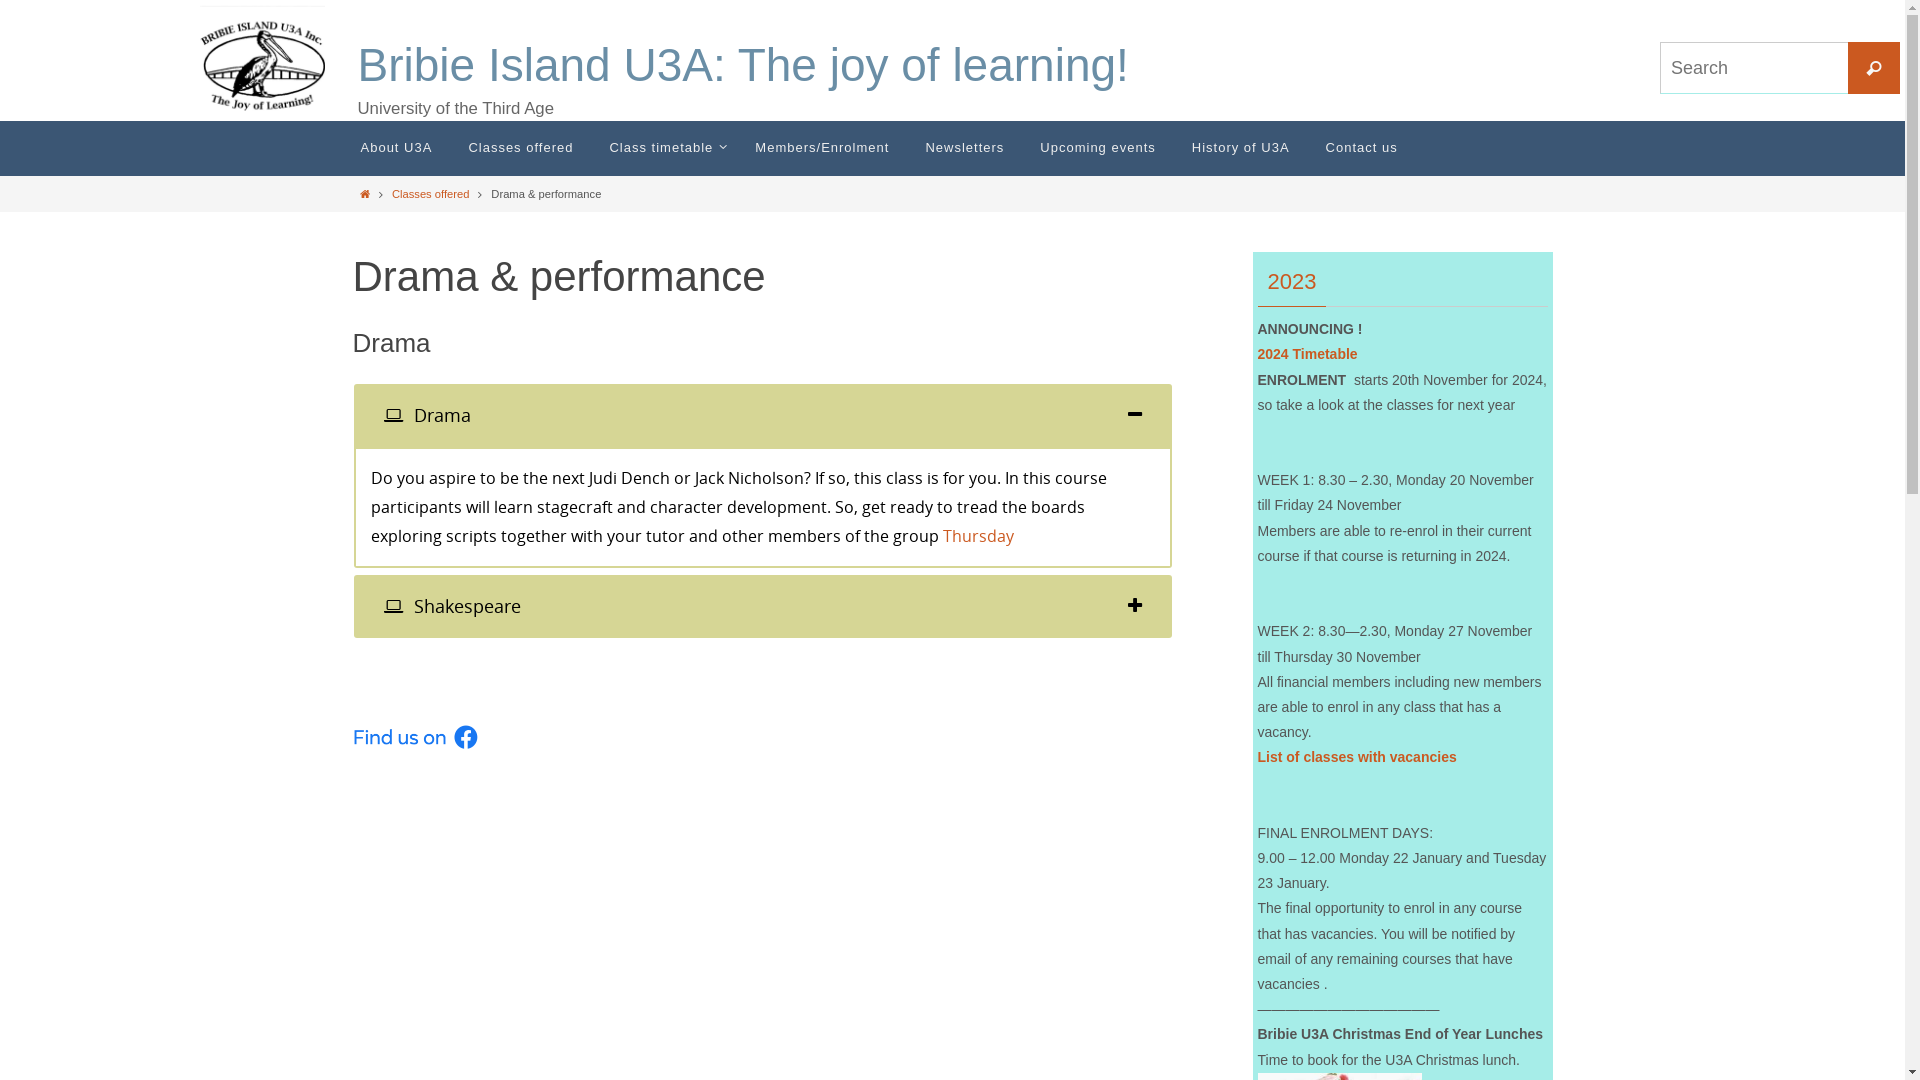 The width and height of the screenshot is (1920, 1080). I want to click on 'Thursday', so click(940, 535).